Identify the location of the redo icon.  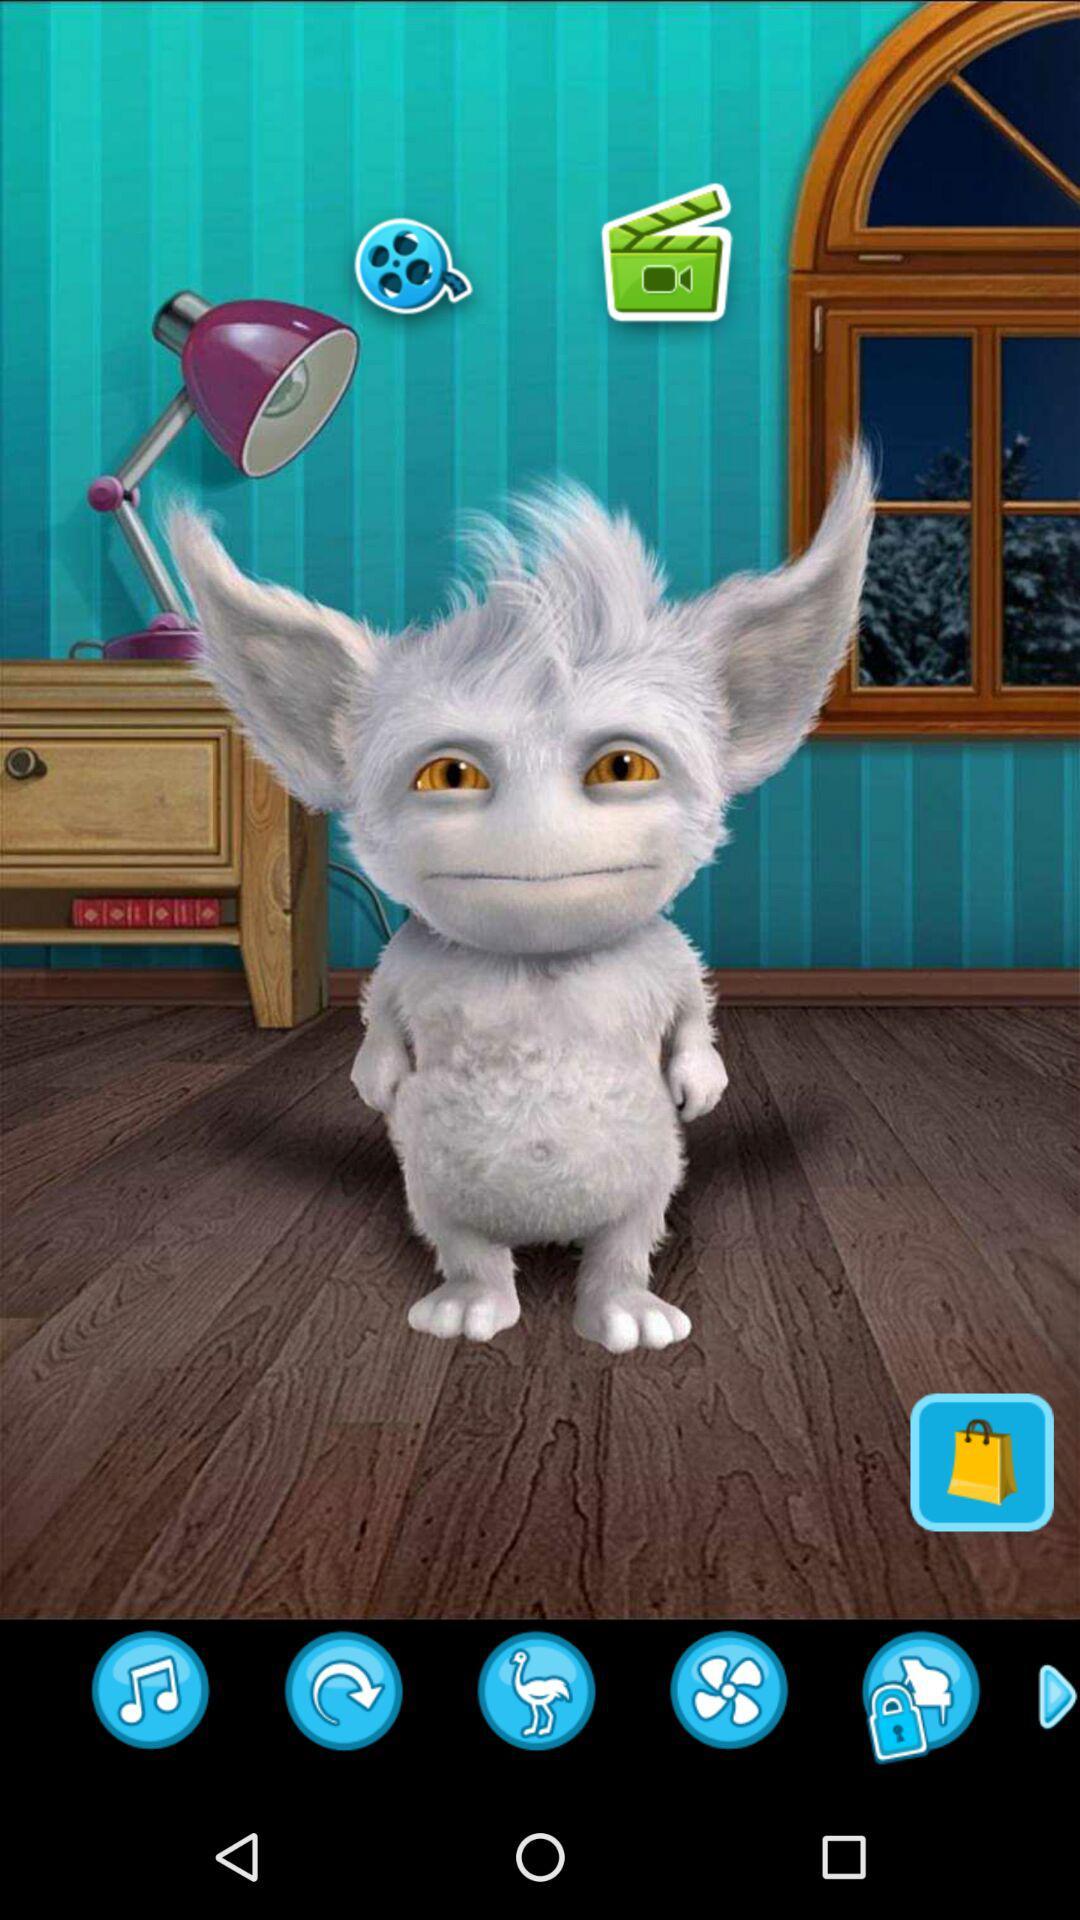
(343, 1816).